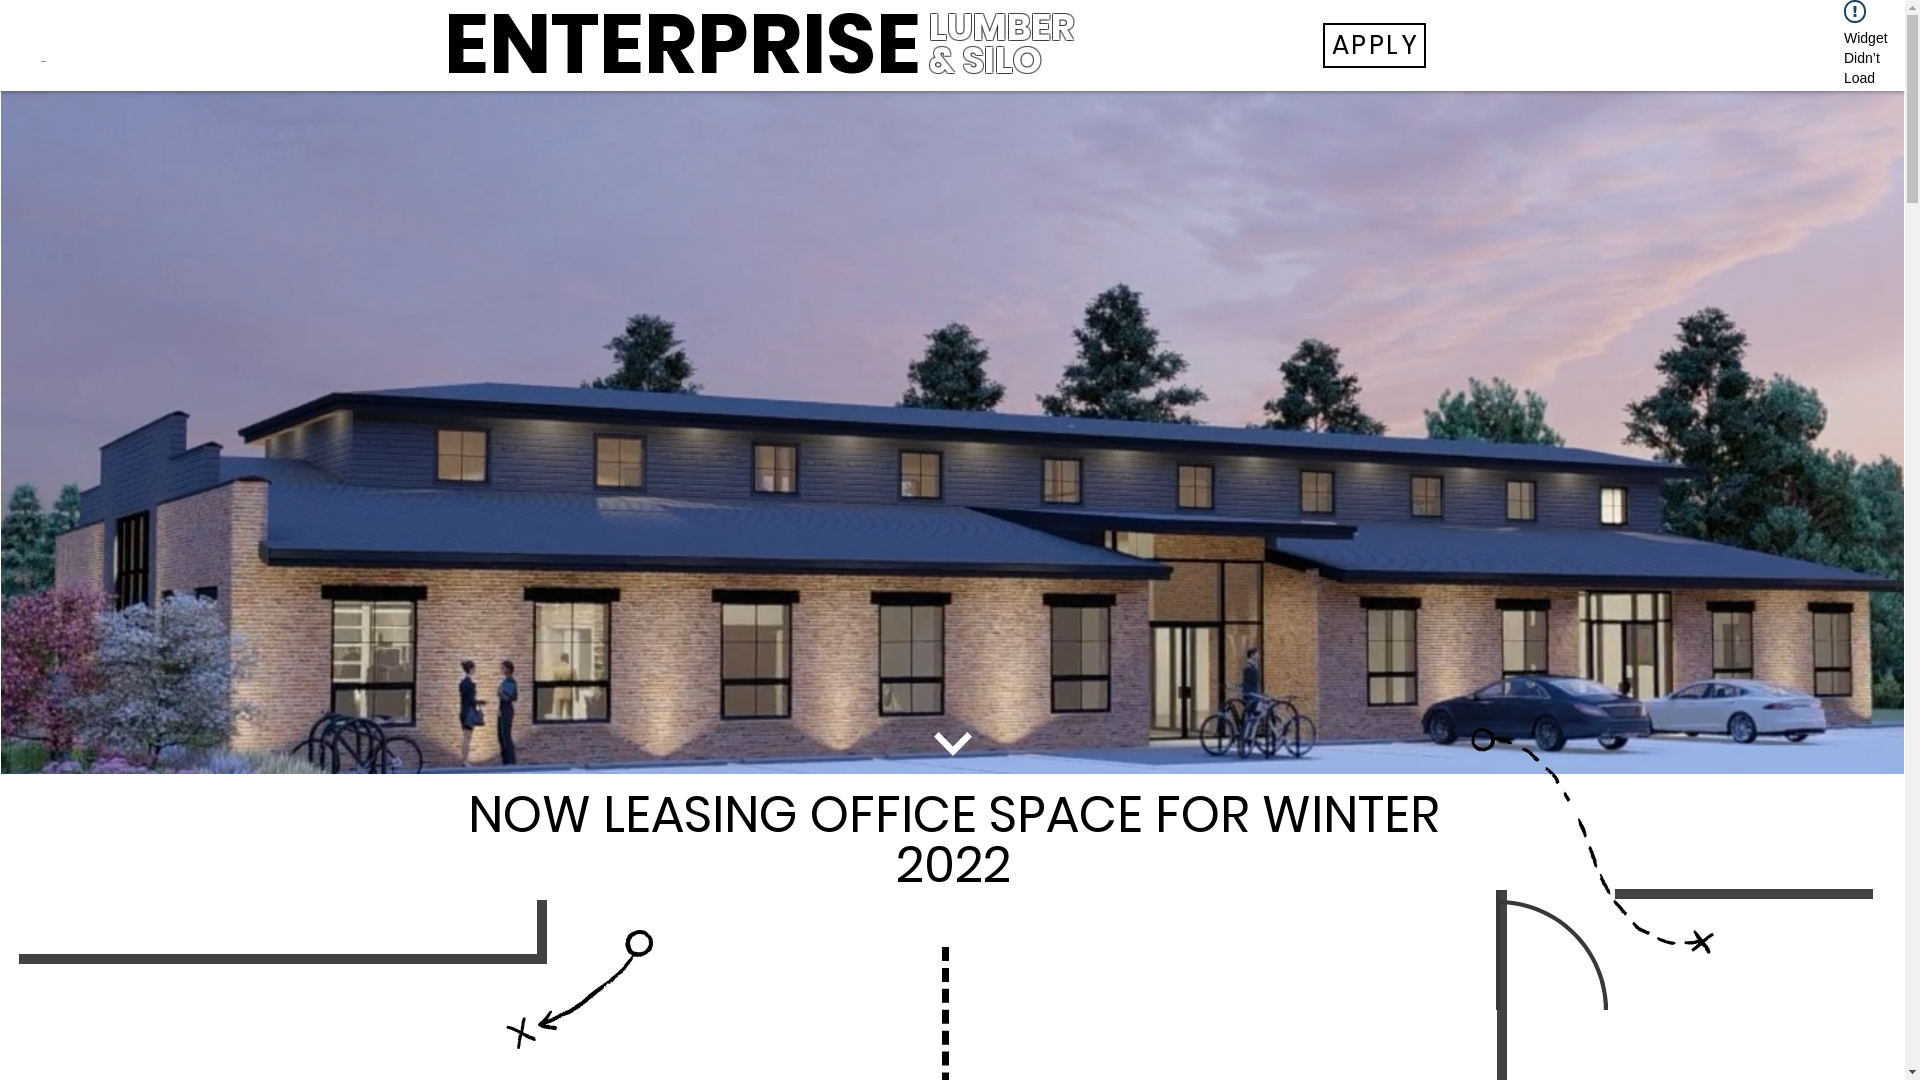 The image size is (1920, 1080). I want to click on 'APPLY', so click(1372, 45).